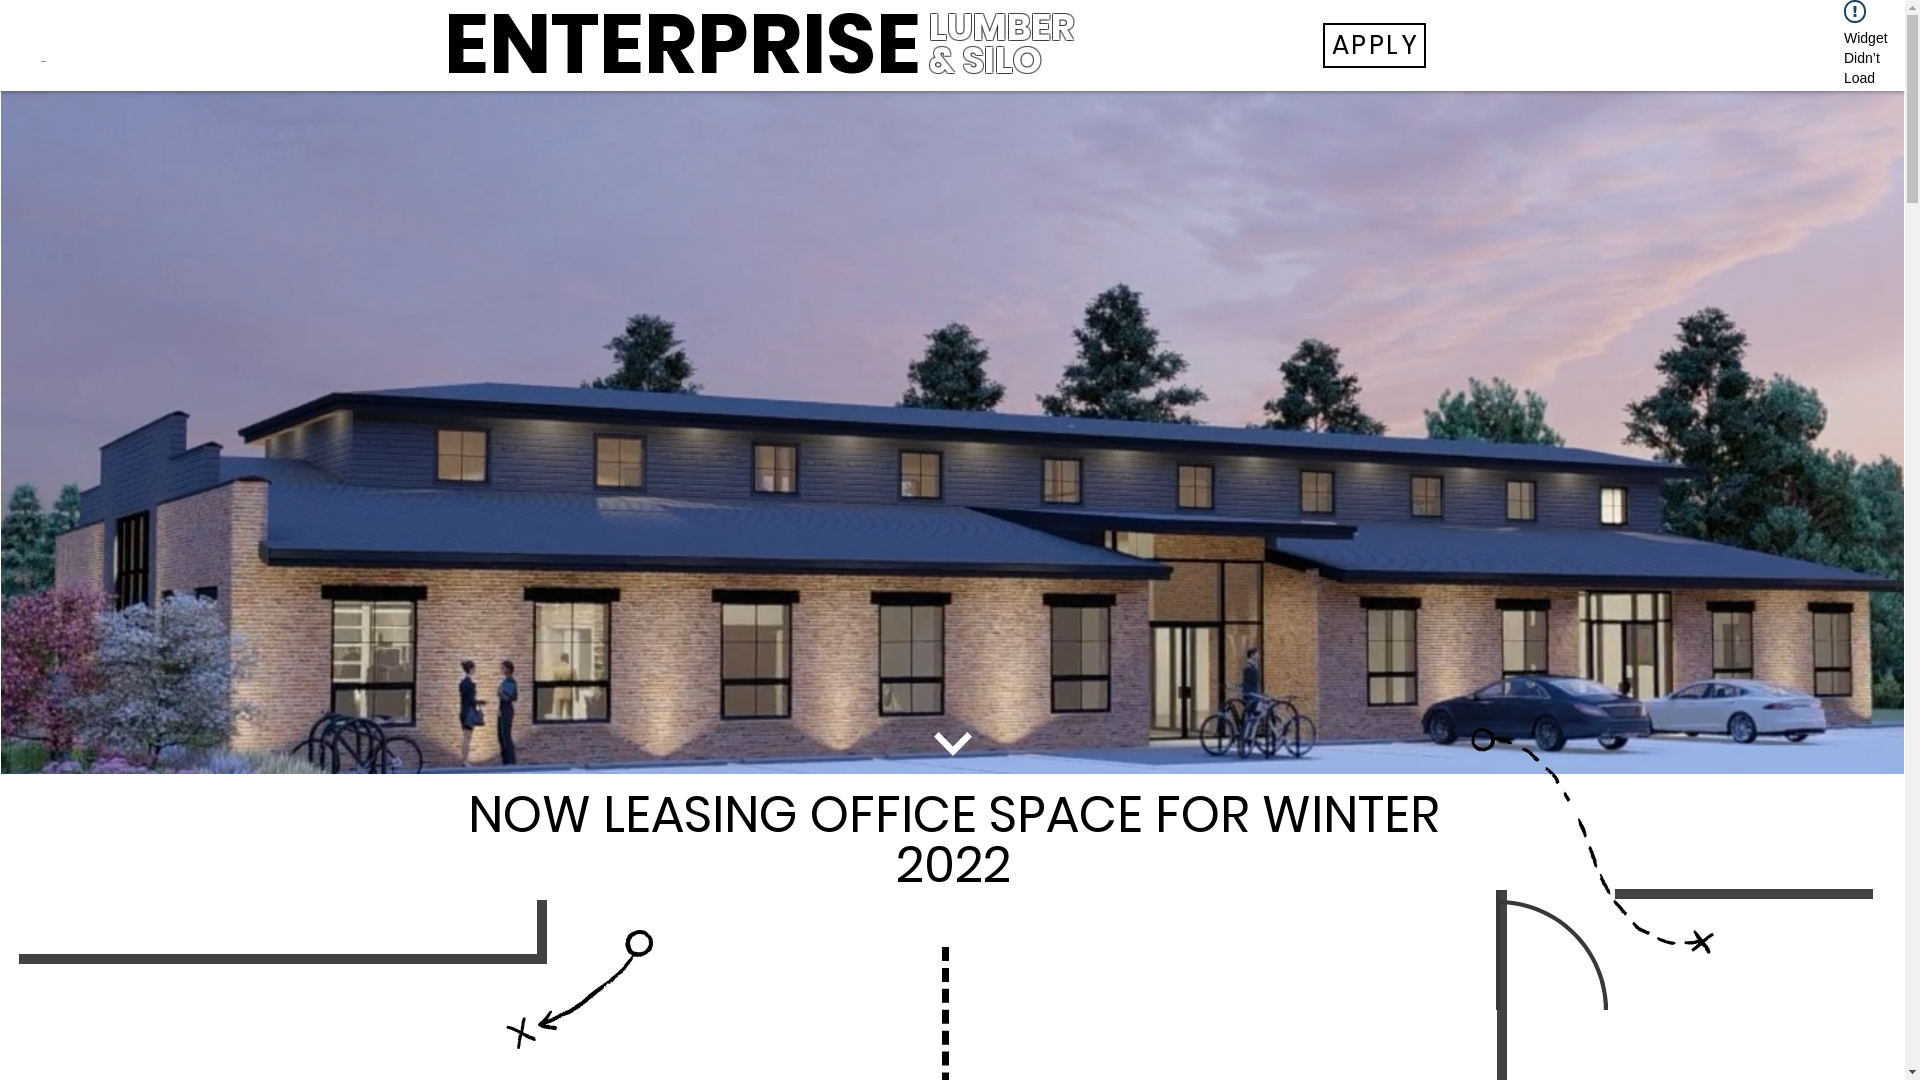 The image size is (1920, 1080). I want to click on 'APPLY', so click(1372, 45).